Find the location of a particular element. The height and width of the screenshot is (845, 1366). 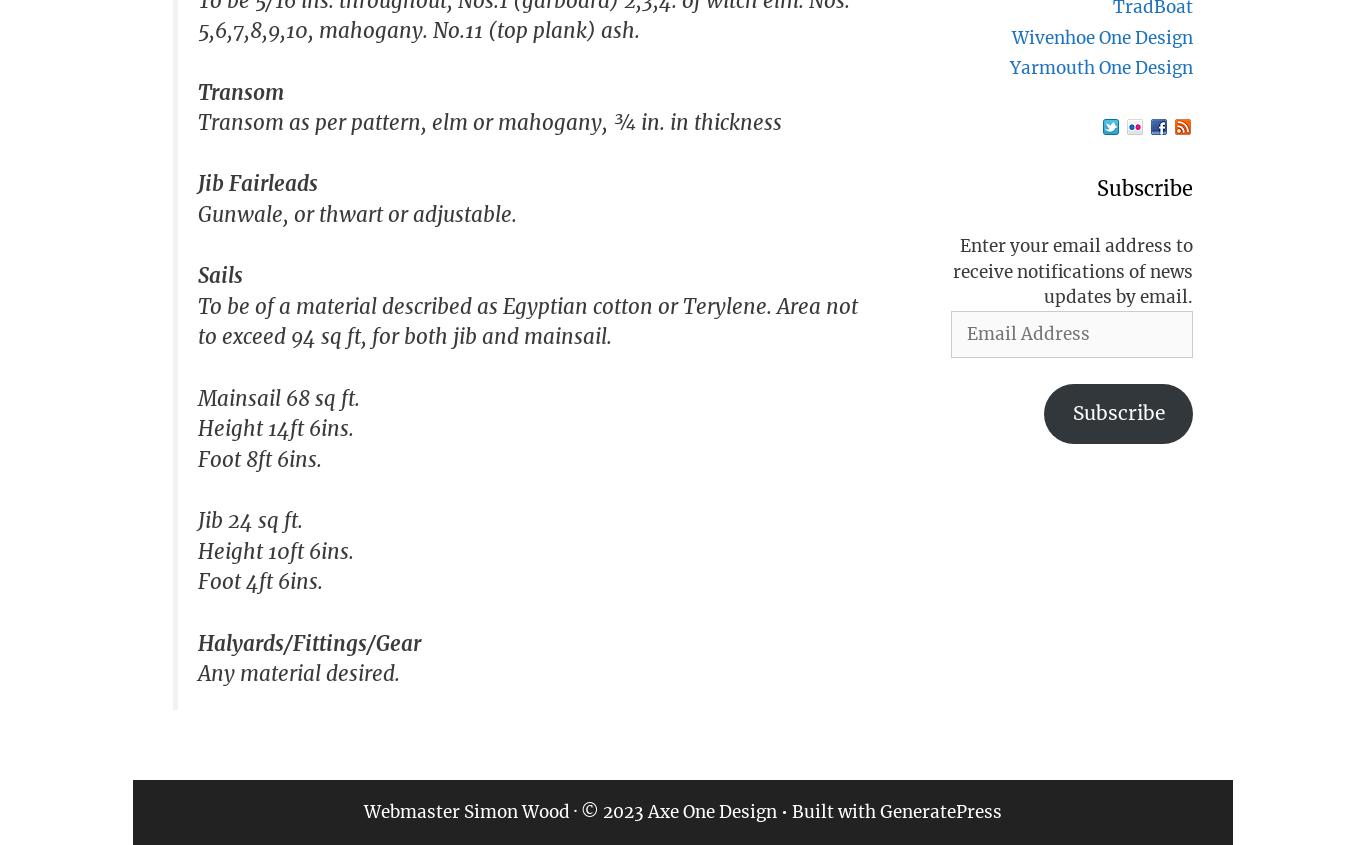

'Height 14ft 6ins.' is located at coordinates (275, 429).